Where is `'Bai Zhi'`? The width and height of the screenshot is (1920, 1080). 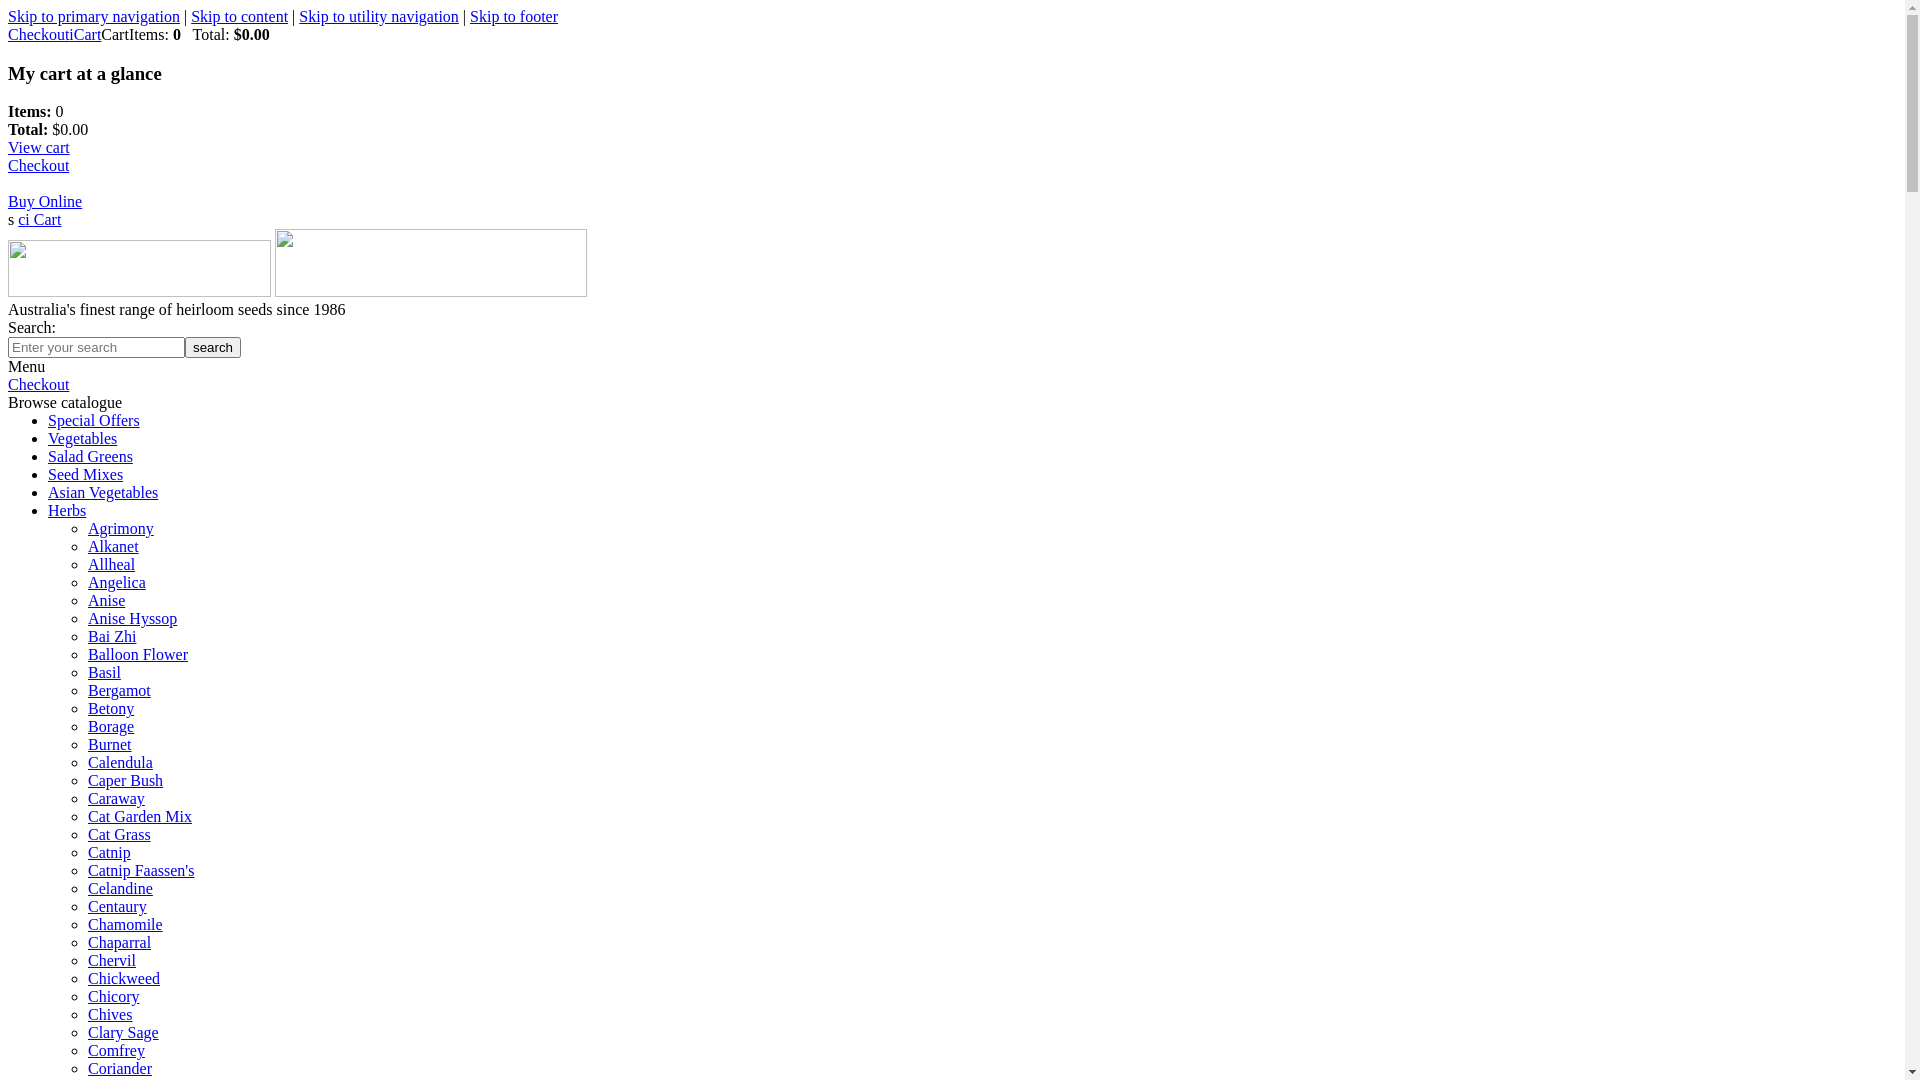
'Bai Zhi' is located at coordinates (110, 636).